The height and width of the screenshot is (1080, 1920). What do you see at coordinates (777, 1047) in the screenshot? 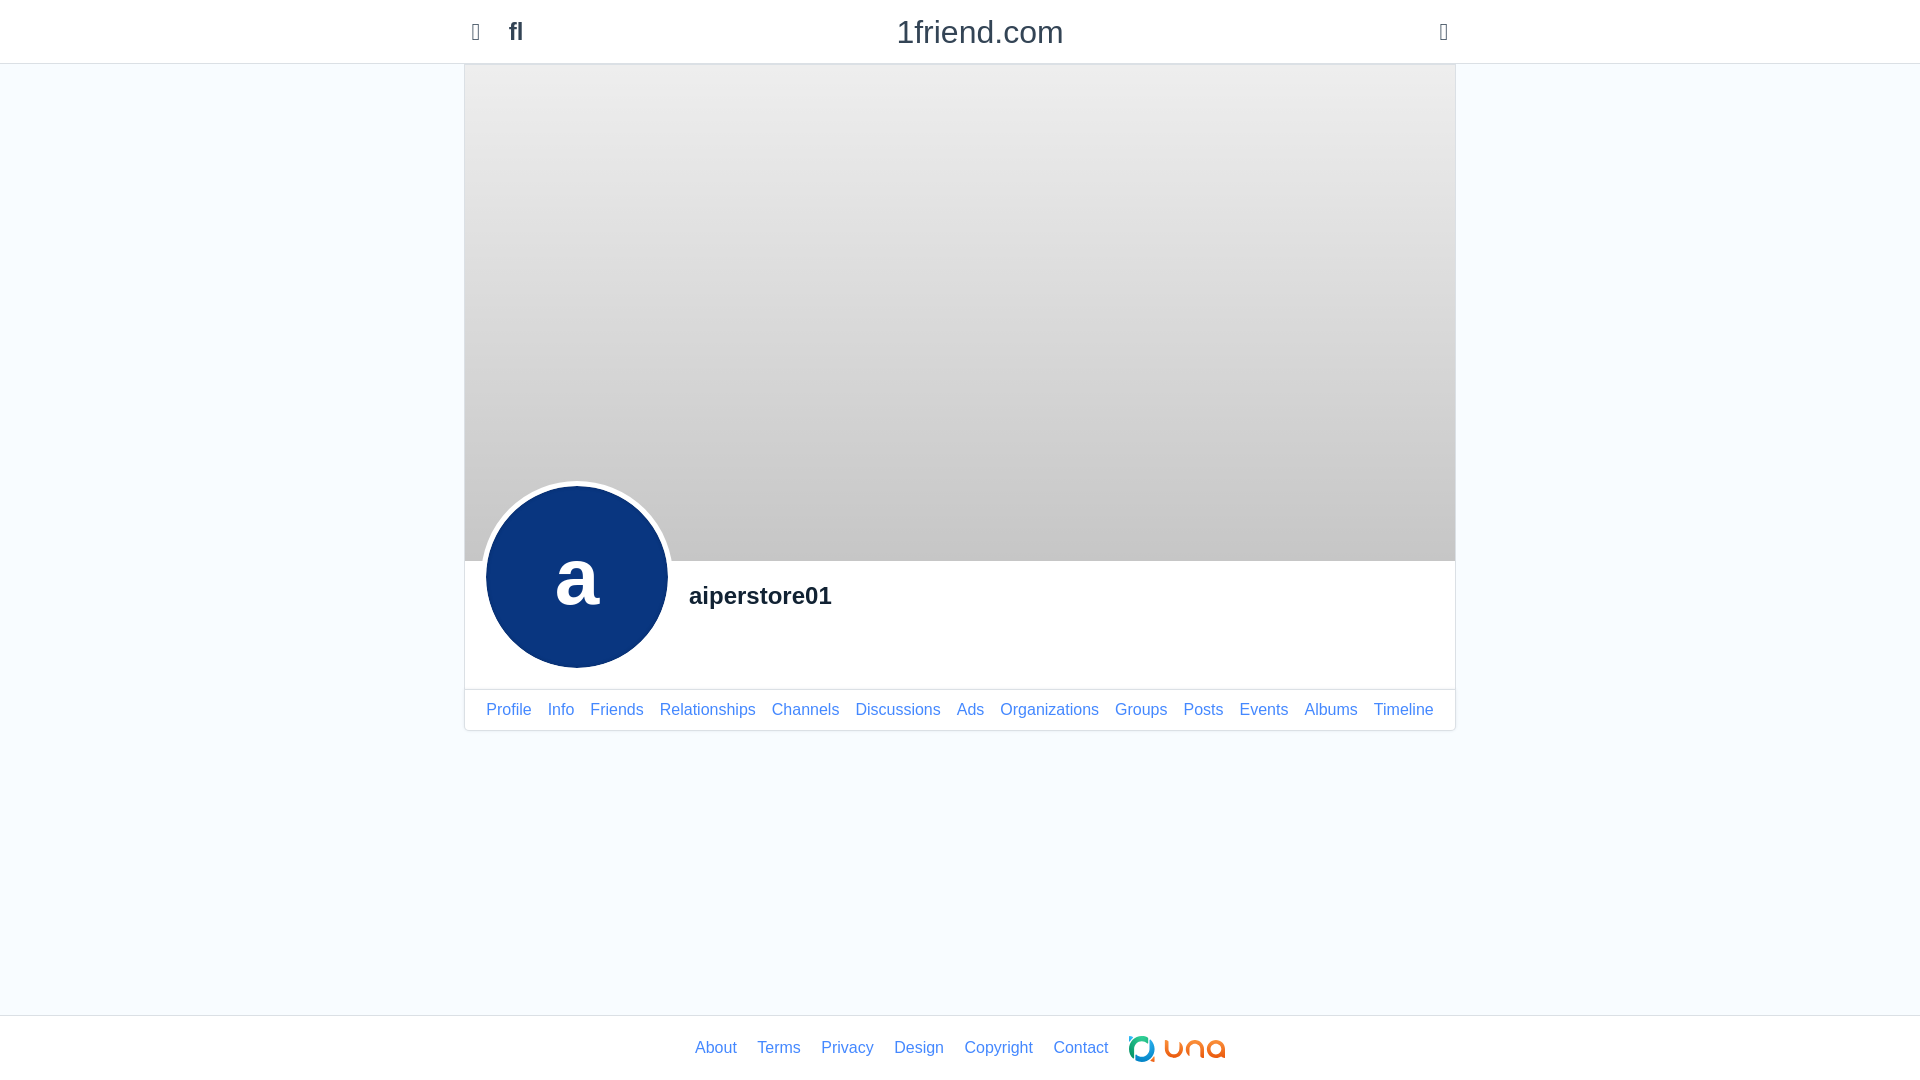
I see `'Terms'` at bounding box center [777, 1047].